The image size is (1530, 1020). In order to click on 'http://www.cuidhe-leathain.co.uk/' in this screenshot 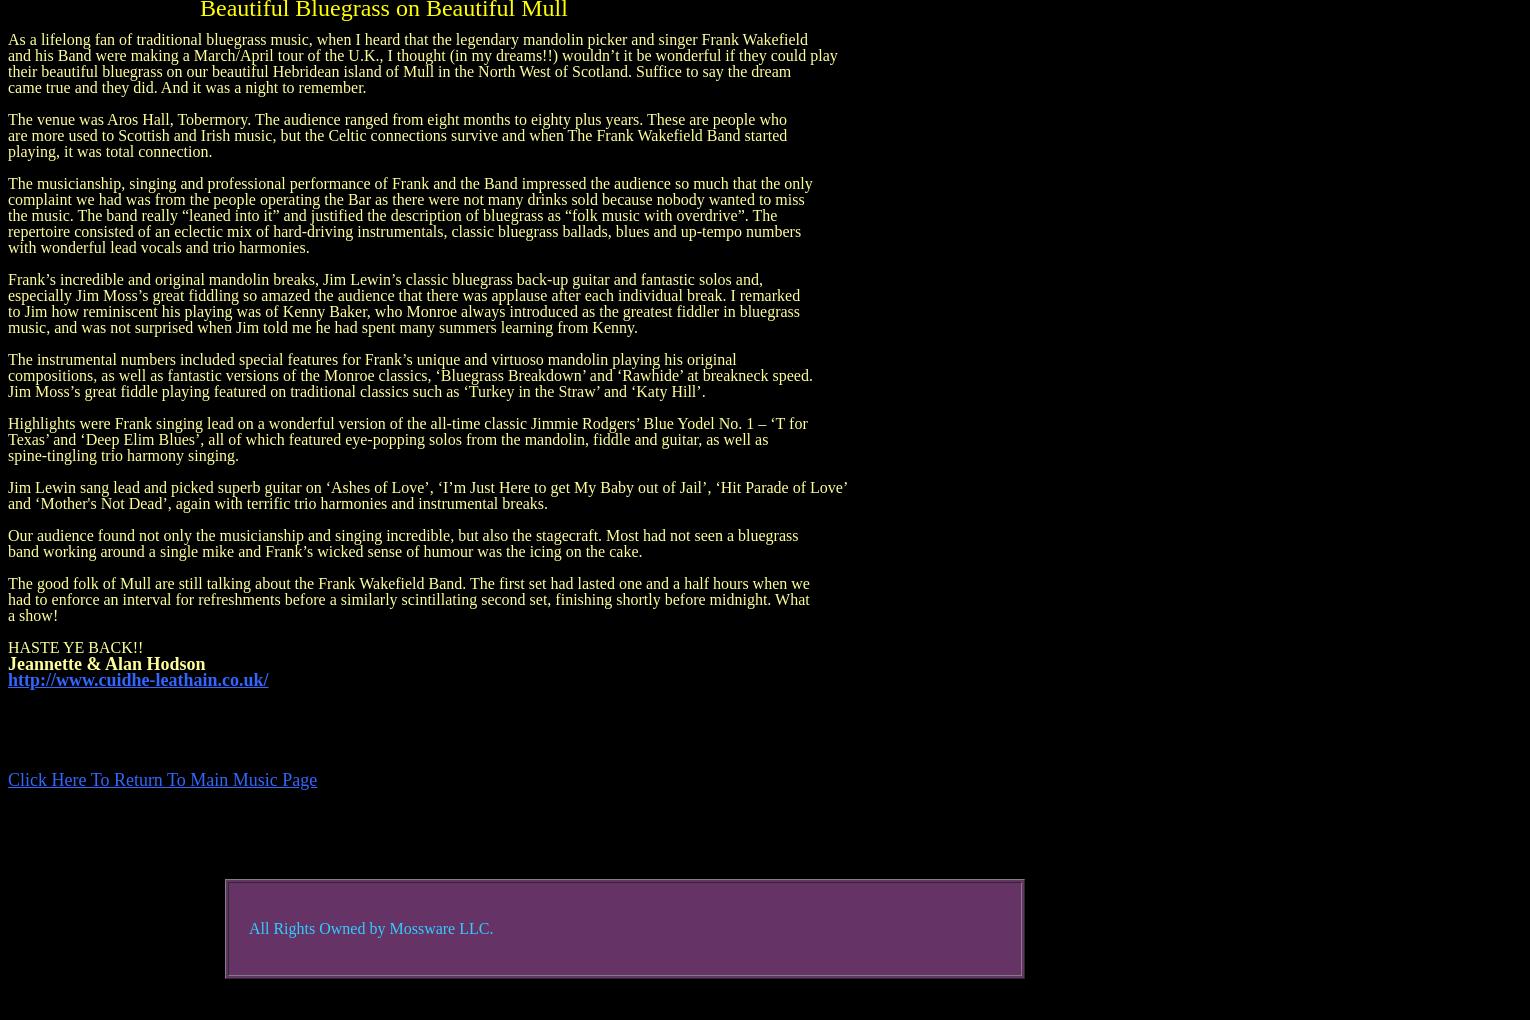, I will do `click(137, 680)`.